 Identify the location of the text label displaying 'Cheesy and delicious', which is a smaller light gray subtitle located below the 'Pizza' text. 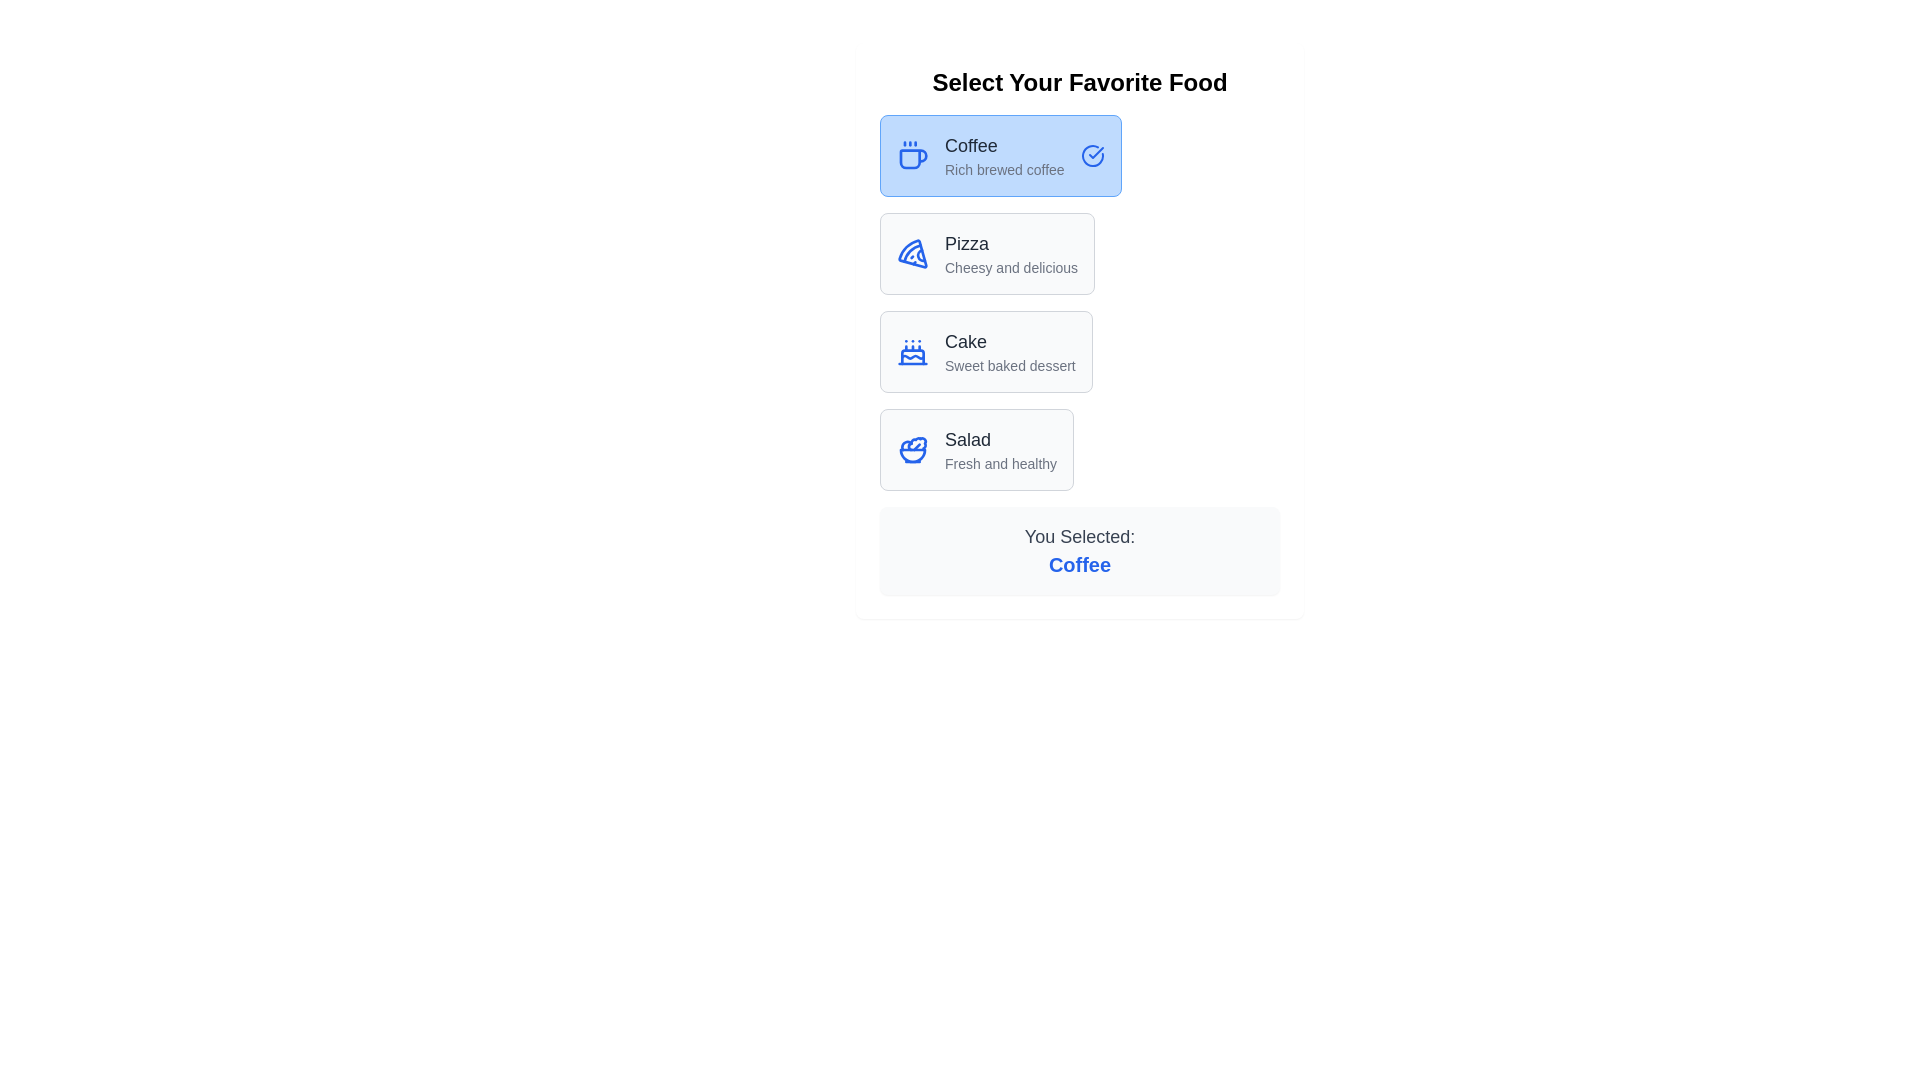
(1011, 266).